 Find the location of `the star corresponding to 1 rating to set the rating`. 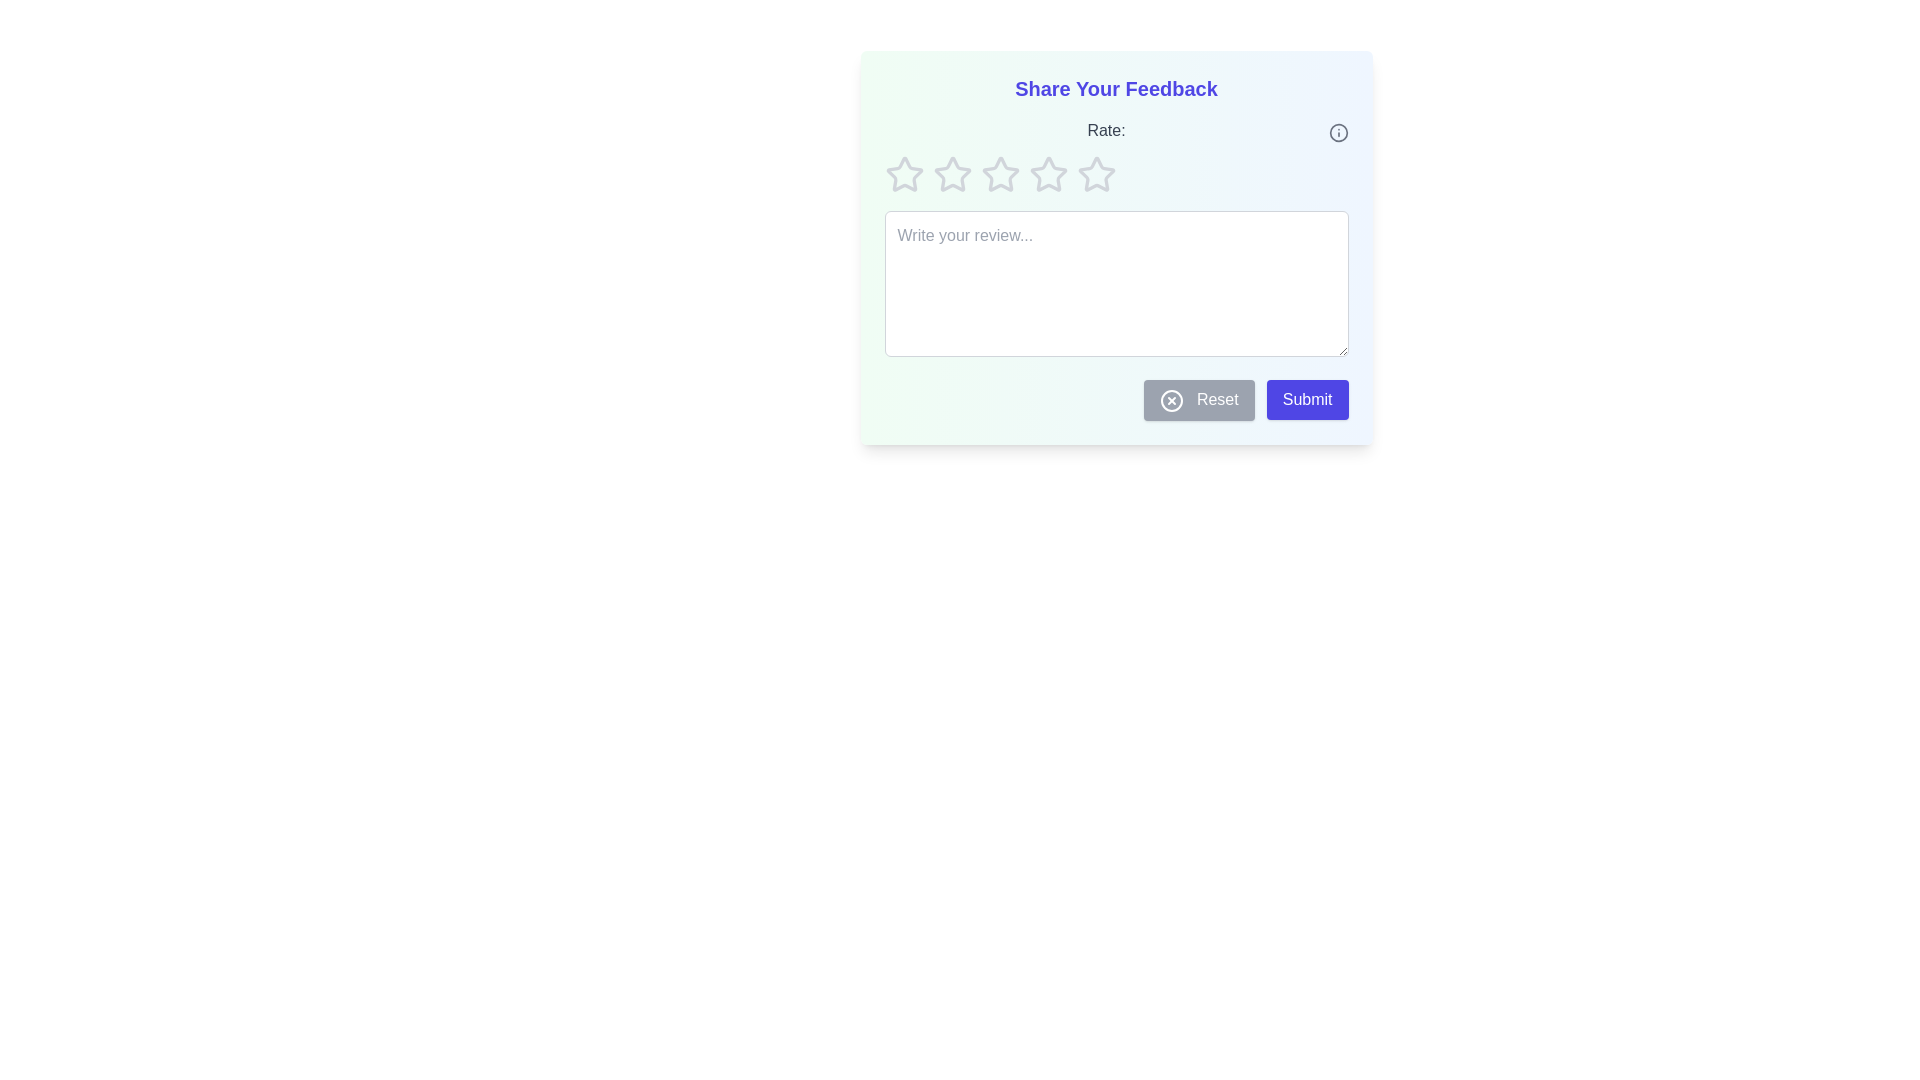

the star corresponding to 1 rating to set the rating is located at coordinates (903, 173).